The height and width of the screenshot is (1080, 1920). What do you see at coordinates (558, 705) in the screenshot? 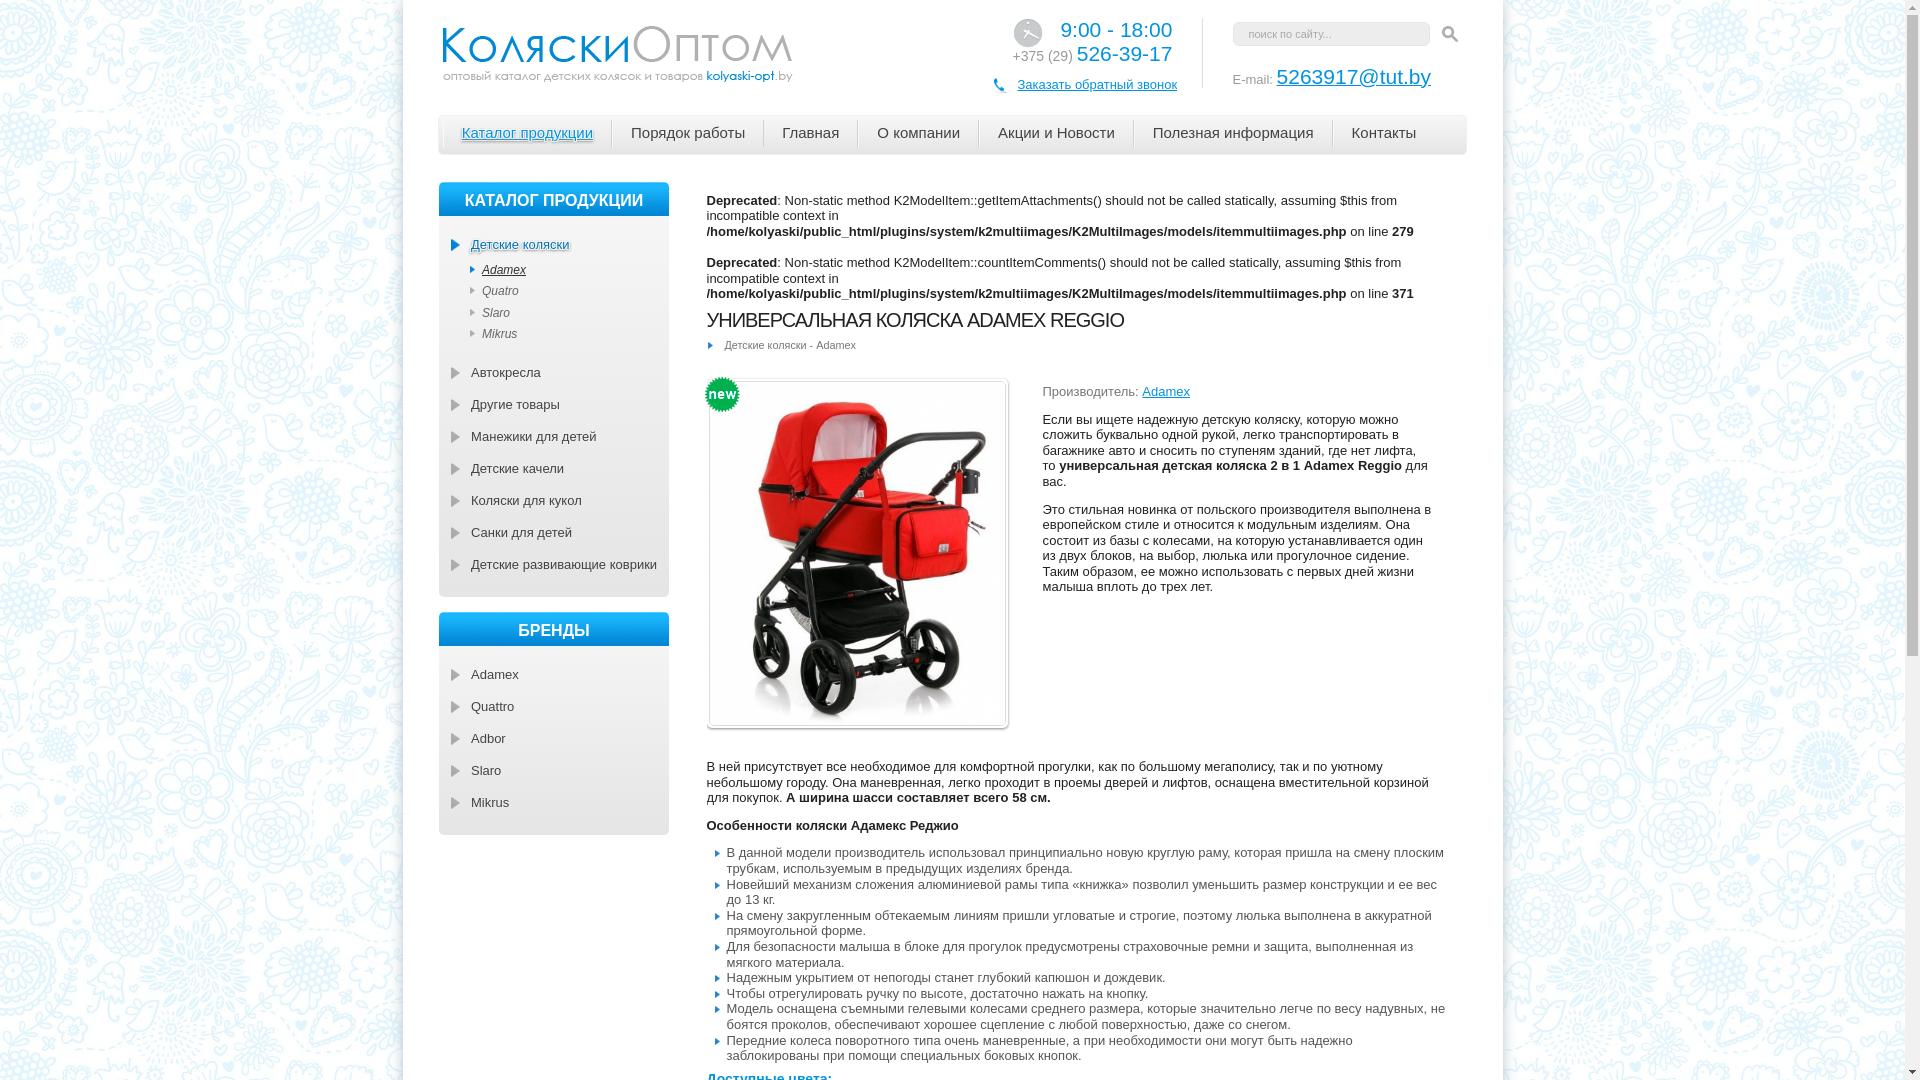
I see `'Quattro'` at bounding box center [558, 705].